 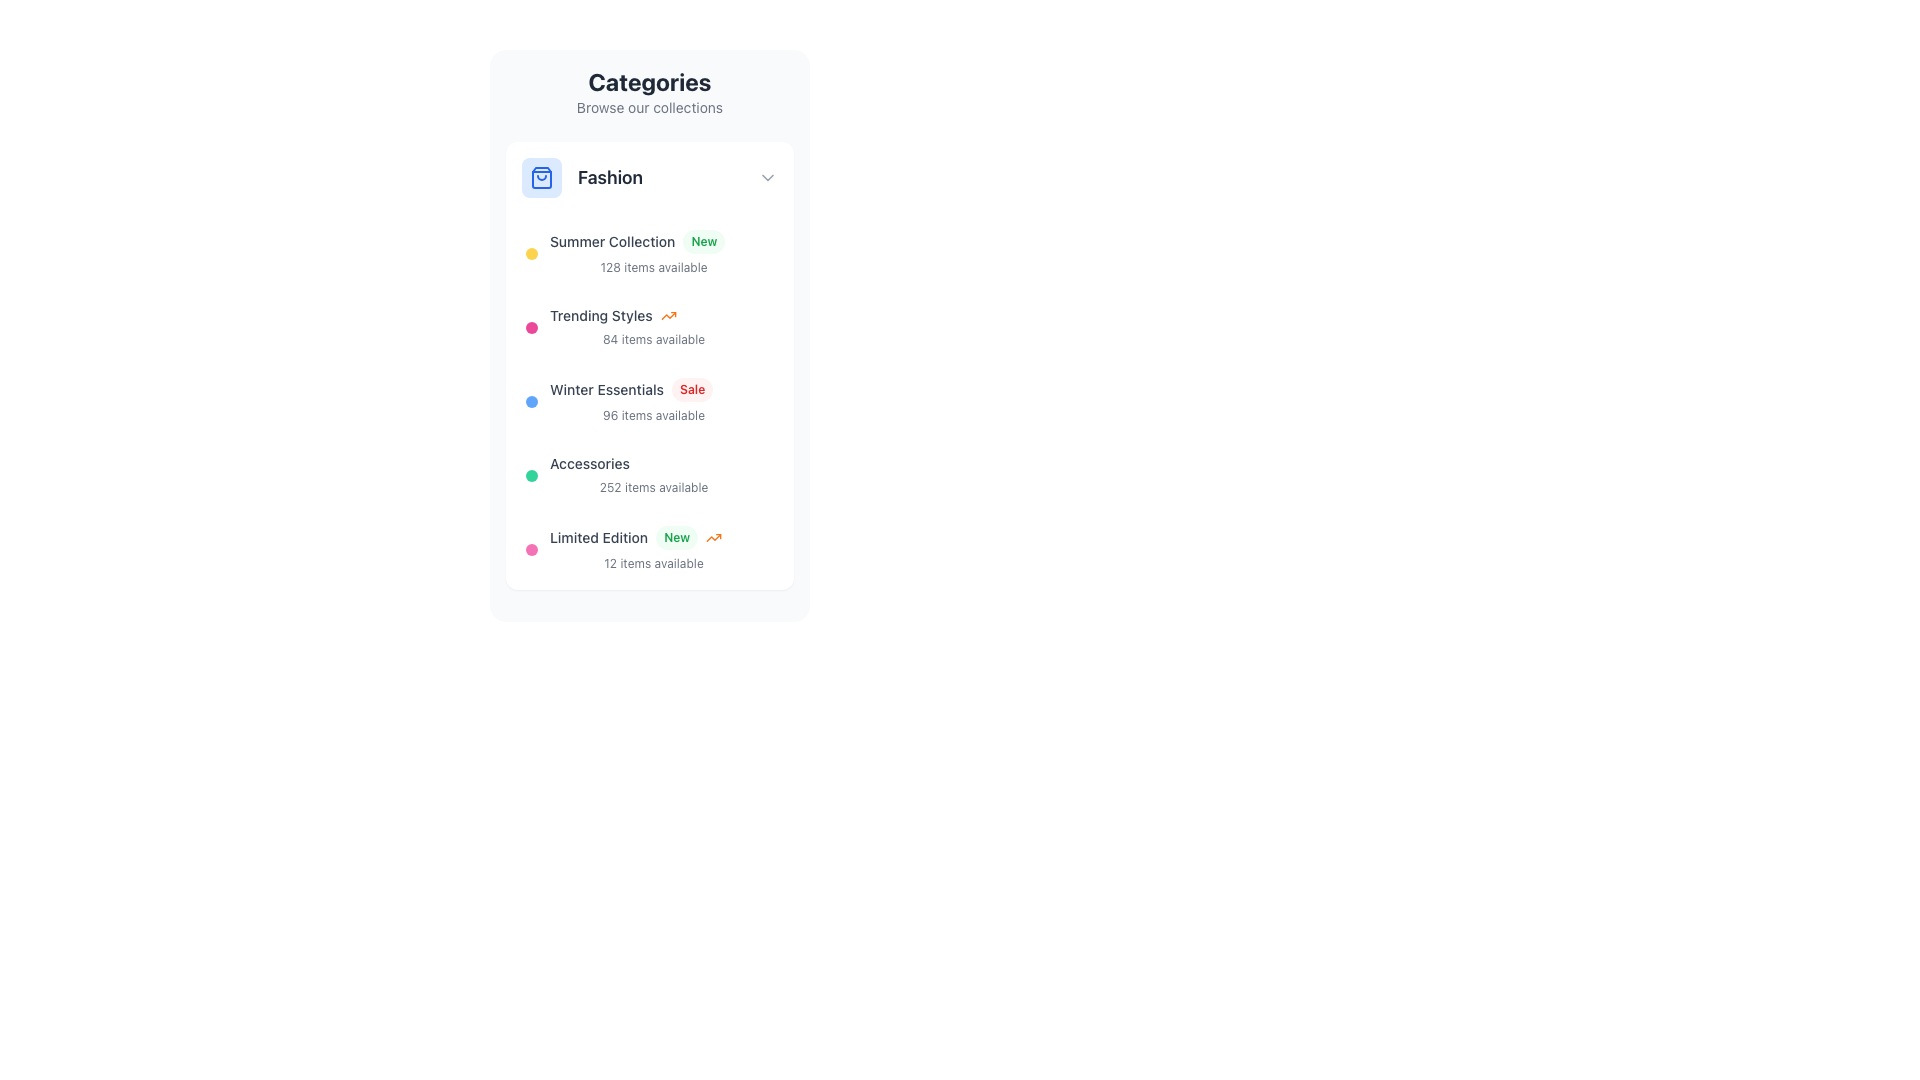 I want to click on the upward-sloping line chart icon representing 'Trending Styles' located to the right of its label in the 'Fashion' category list, so click(x=668, y=315).